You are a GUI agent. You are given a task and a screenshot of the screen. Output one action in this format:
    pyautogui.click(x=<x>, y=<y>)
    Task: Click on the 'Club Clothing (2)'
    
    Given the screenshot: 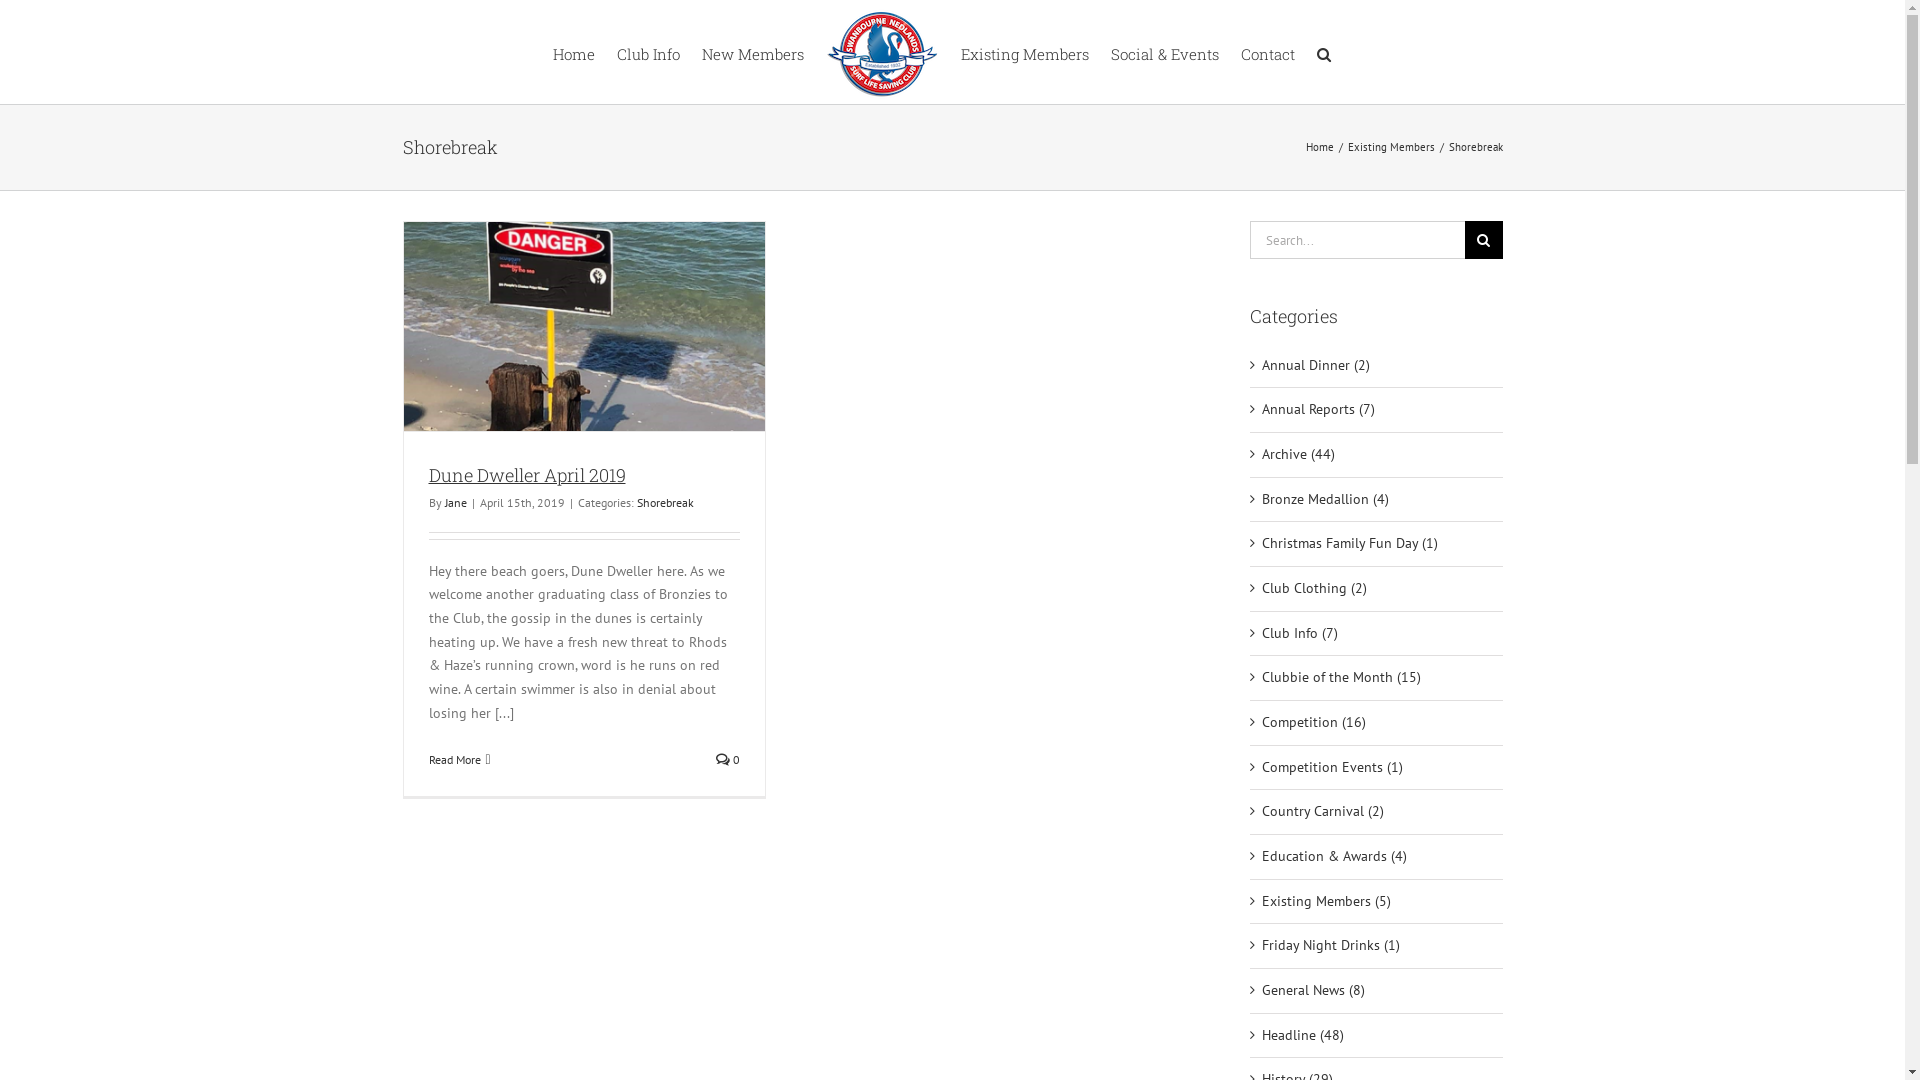 What is the action you would take?
    pyautogui.click(x=1261, y=588)
    